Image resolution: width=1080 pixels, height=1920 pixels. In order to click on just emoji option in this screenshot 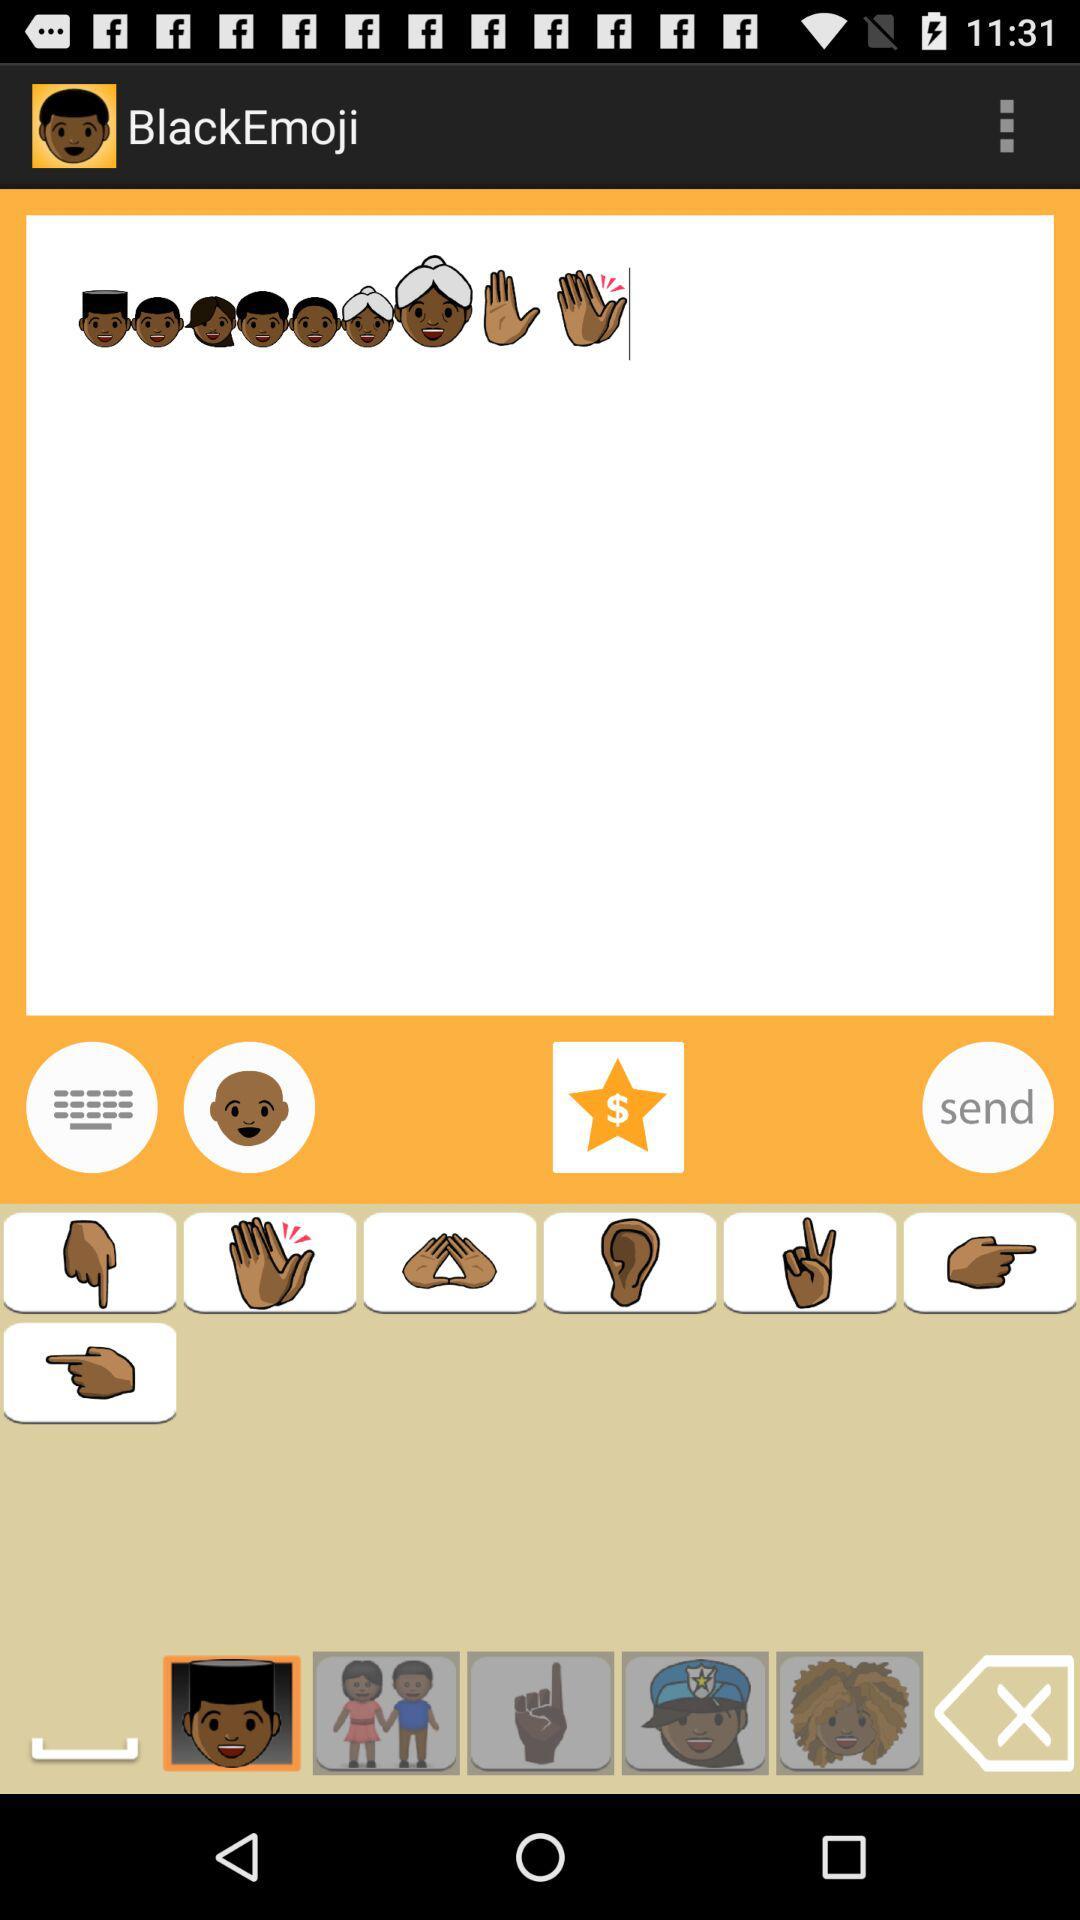, I will do `click(248, 1106)`.